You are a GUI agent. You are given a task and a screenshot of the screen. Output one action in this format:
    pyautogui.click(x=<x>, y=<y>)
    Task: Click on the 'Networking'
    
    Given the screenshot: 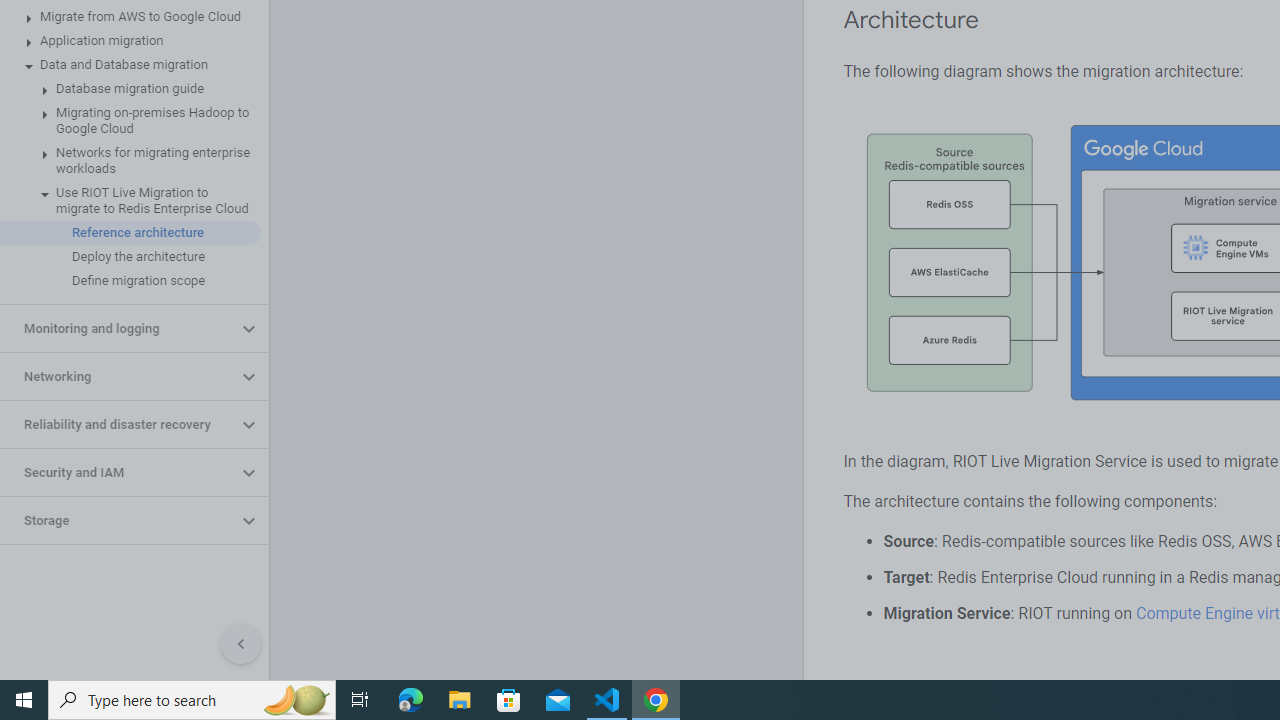 What is the action you would take?
    pyautogui.click(x=117, y=376)
    